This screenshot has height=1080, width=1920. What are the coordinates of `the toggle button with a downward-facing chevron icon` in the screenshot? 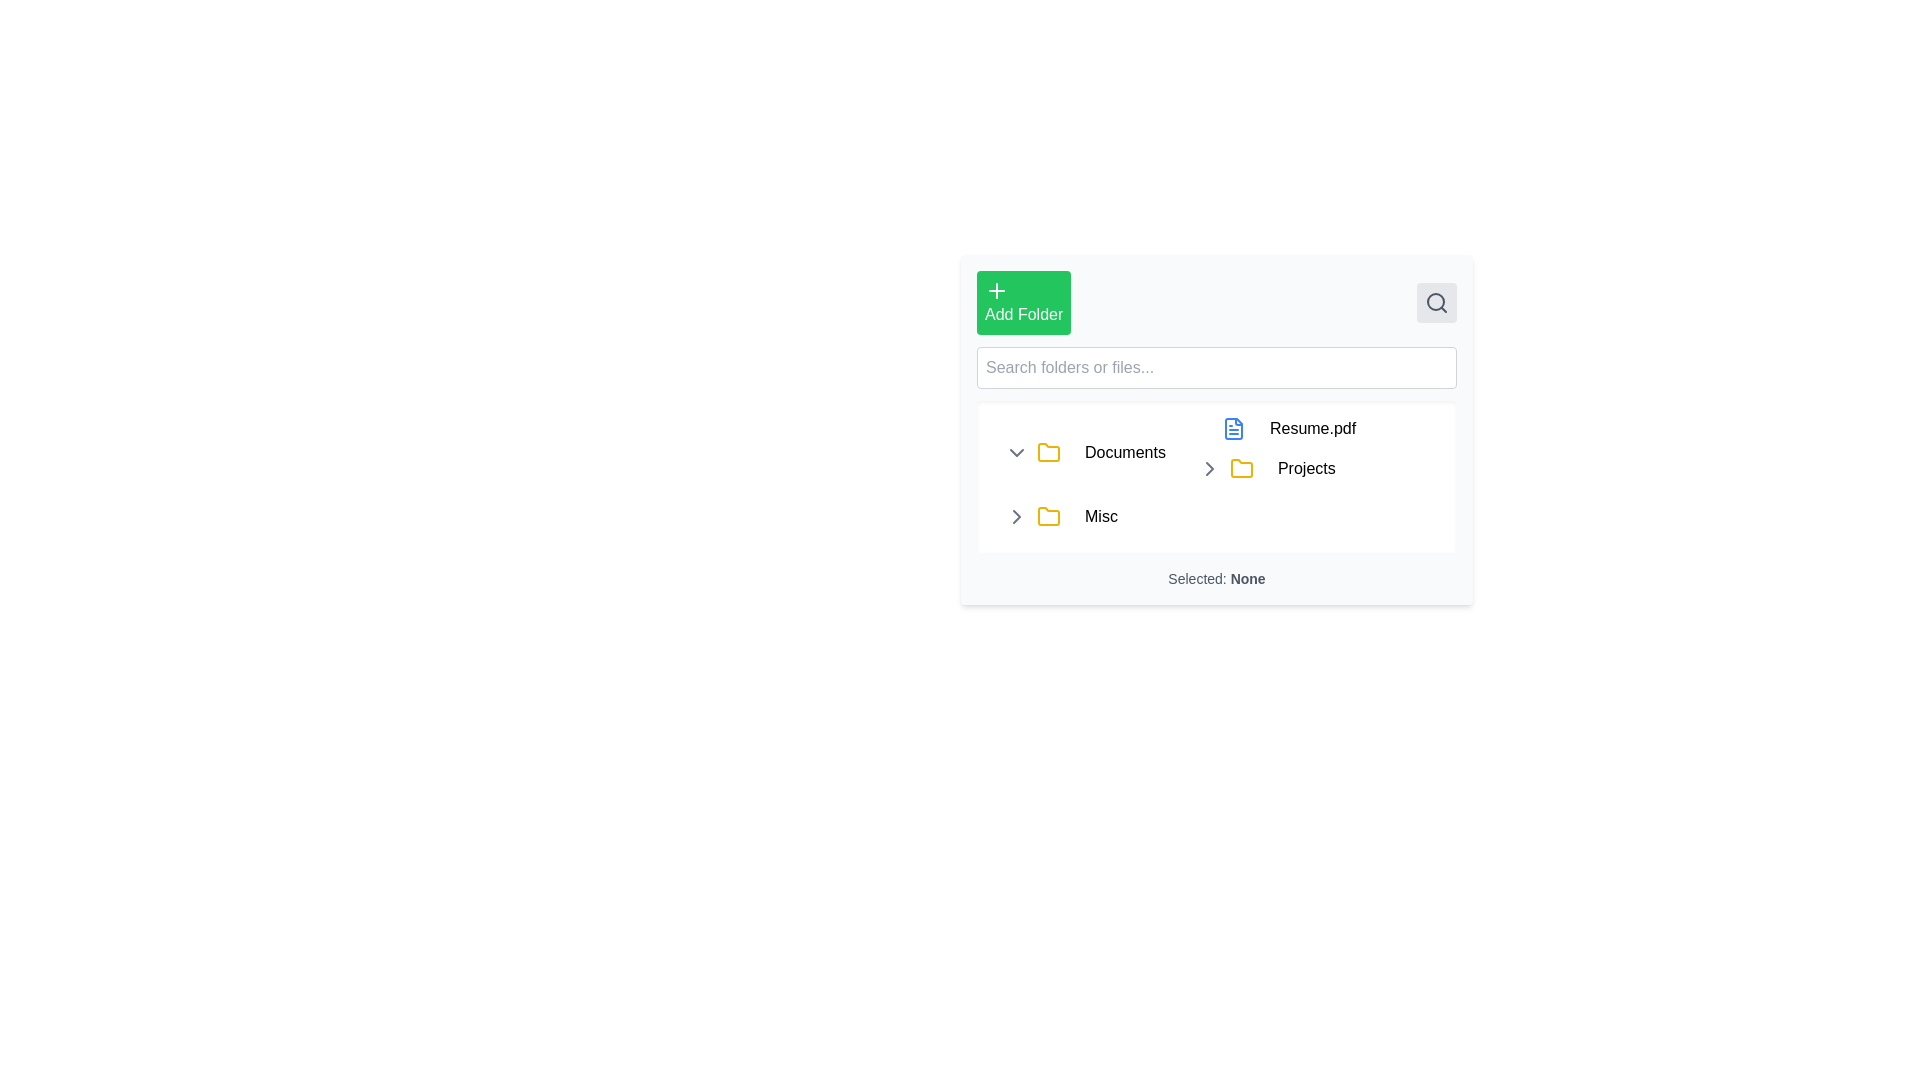 It's located at (1017, 452).